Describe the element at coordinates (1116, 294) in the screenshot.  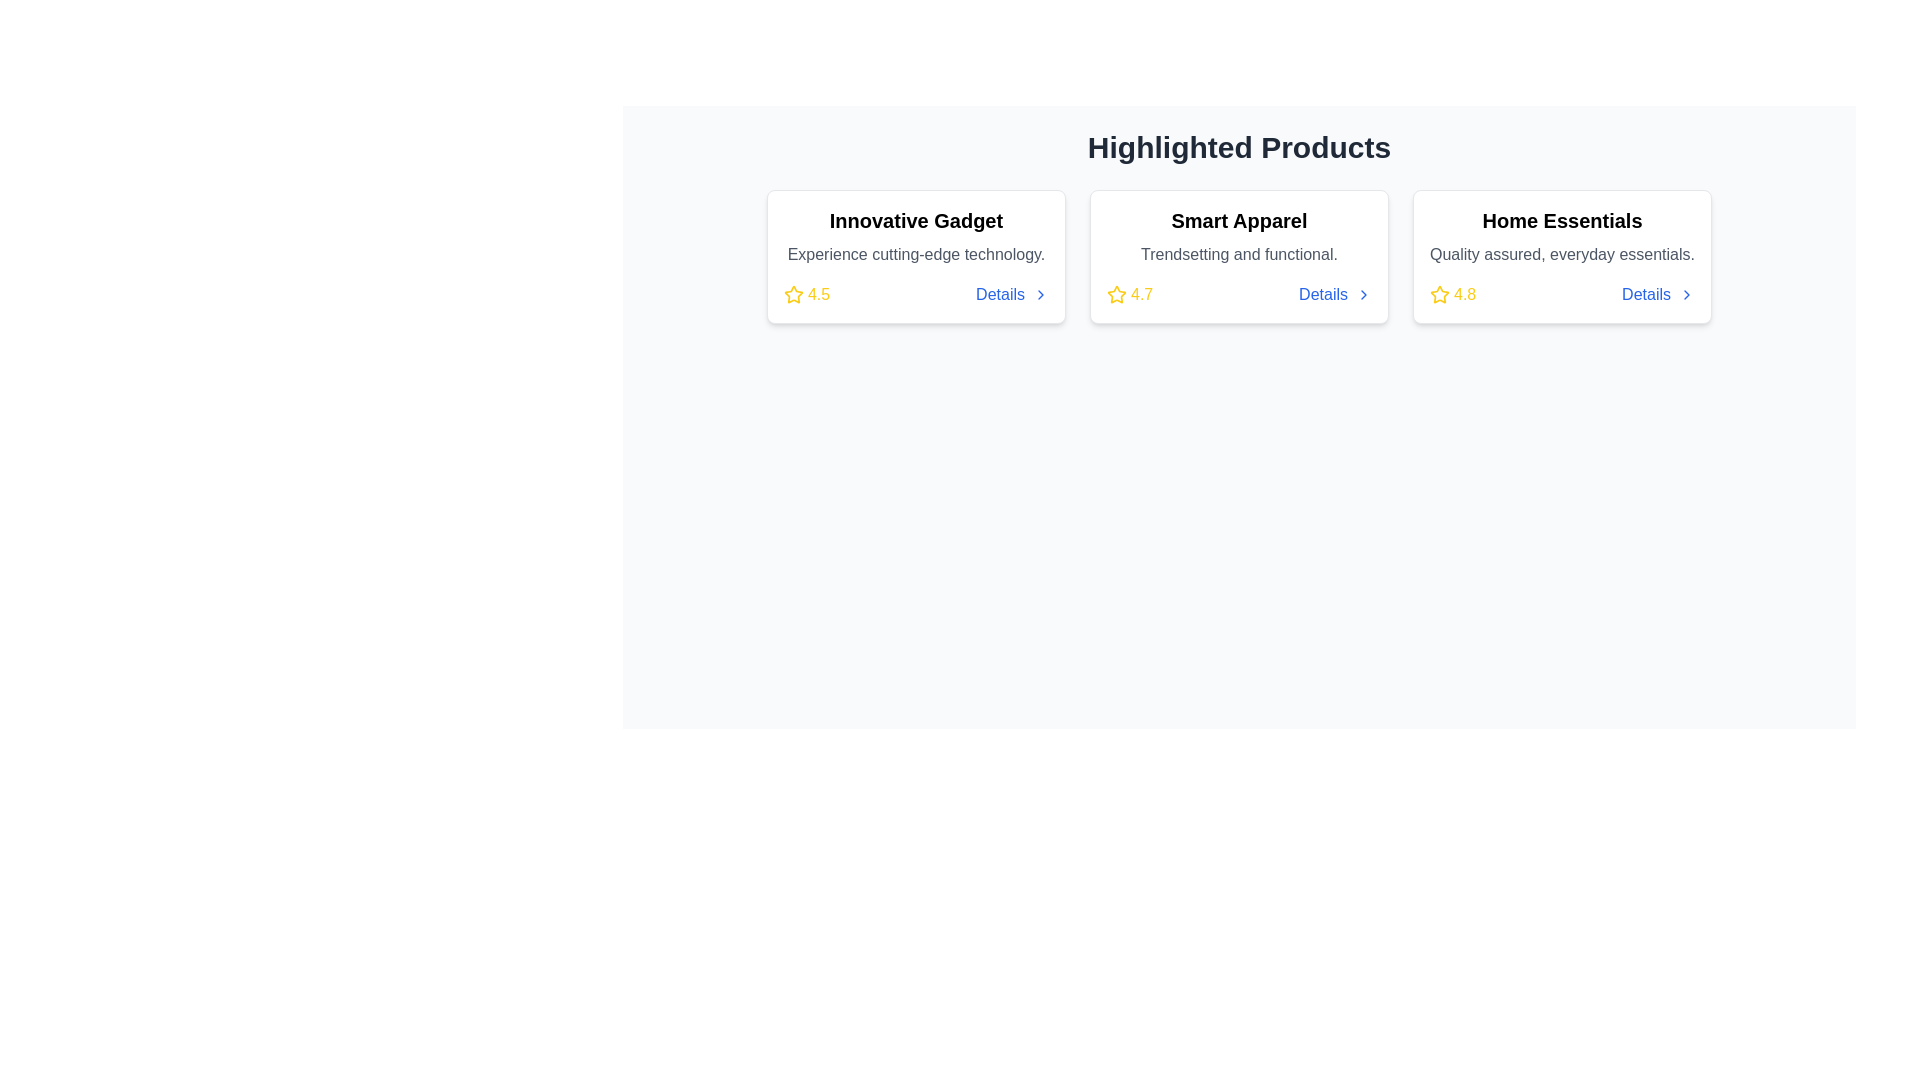
I see `the yellow star icon that signifies a rating of '4.7', located to the left of the text '4.7' in the Smart Apparel product card` at that location.